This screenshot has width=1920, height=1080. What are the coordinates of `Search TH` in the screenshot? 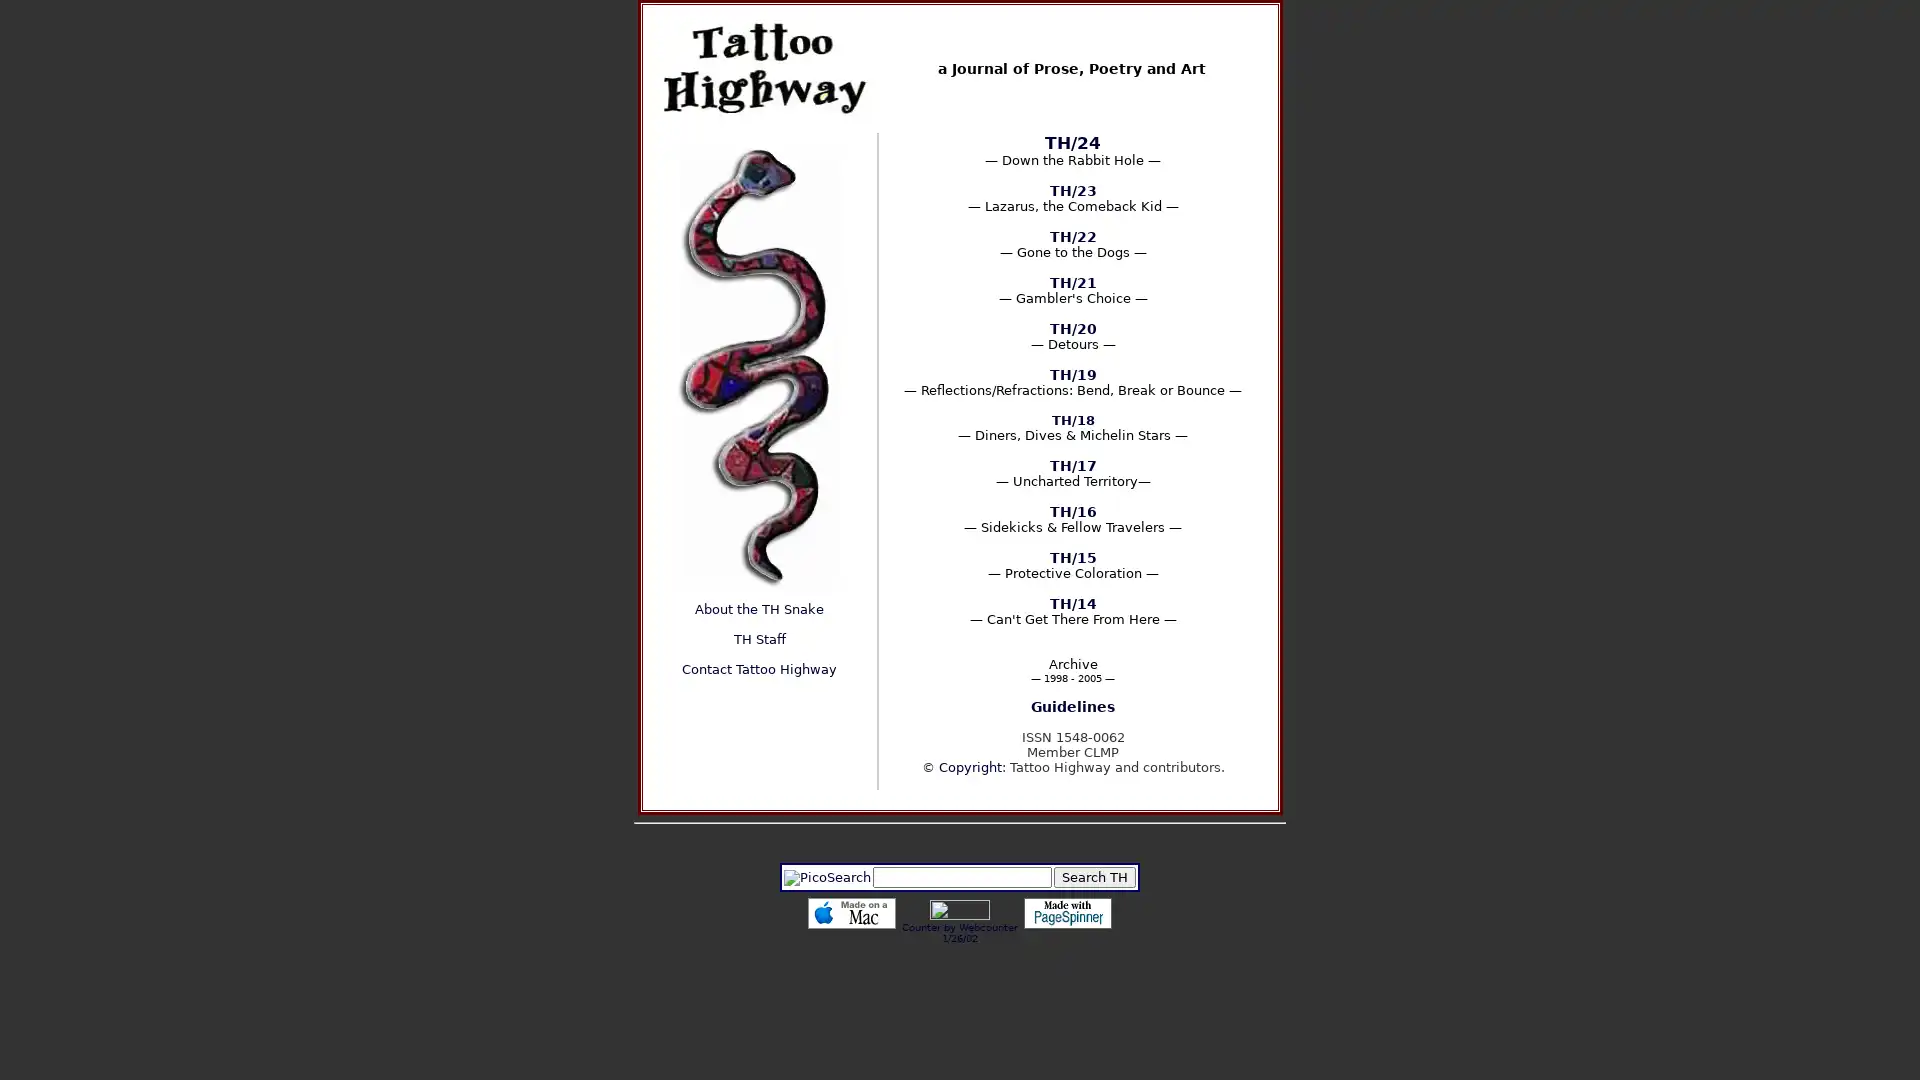 It's located at (1093, 876).